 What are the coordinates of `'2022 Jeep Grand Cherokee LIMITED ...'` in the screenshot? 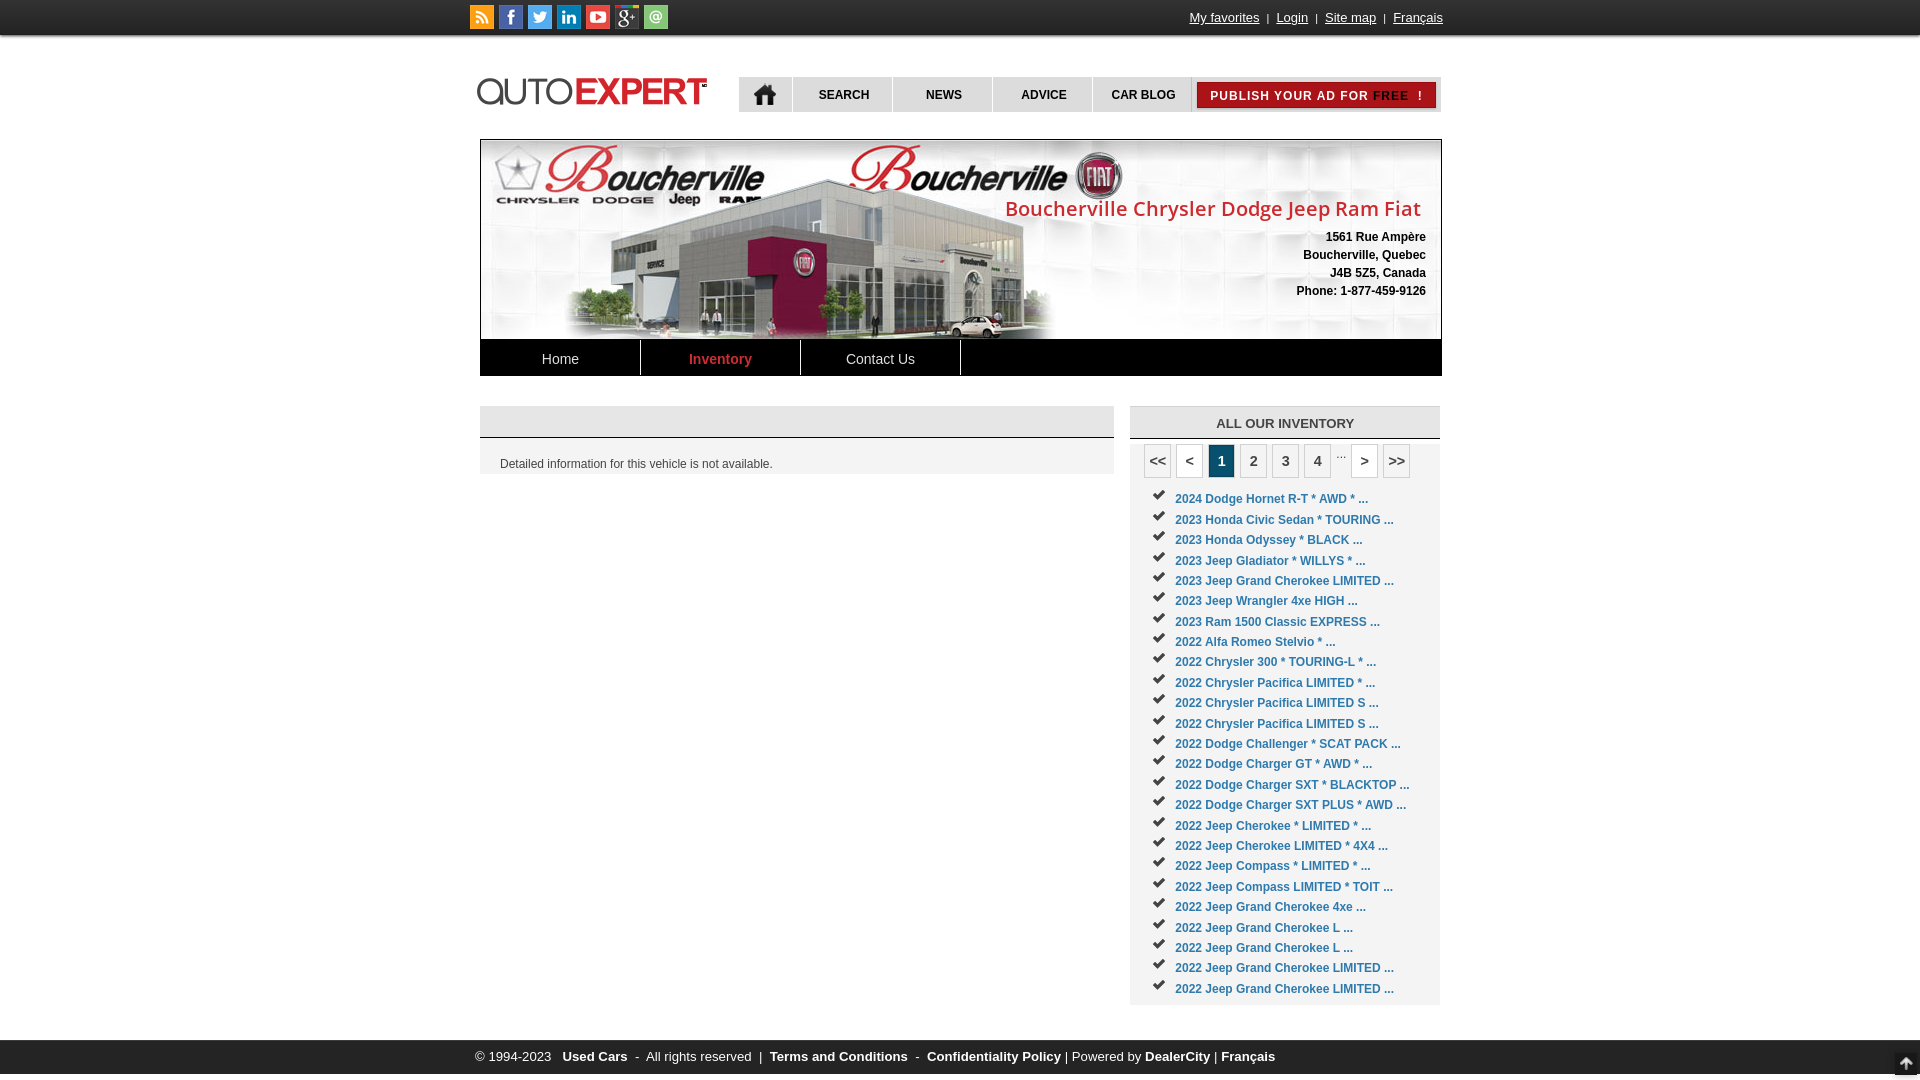 It's located at (1284, 987).